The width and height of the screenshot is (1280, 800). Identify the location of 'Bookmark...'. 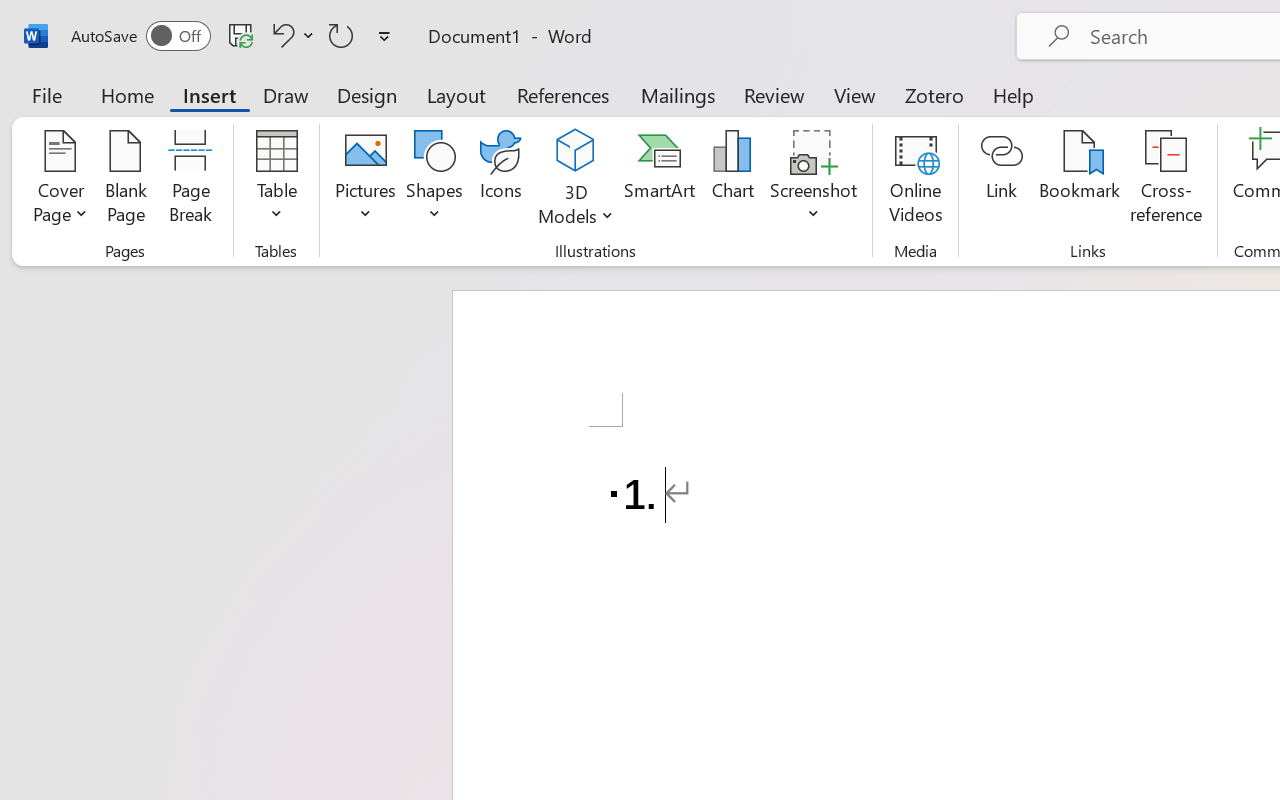
(1078, 179).